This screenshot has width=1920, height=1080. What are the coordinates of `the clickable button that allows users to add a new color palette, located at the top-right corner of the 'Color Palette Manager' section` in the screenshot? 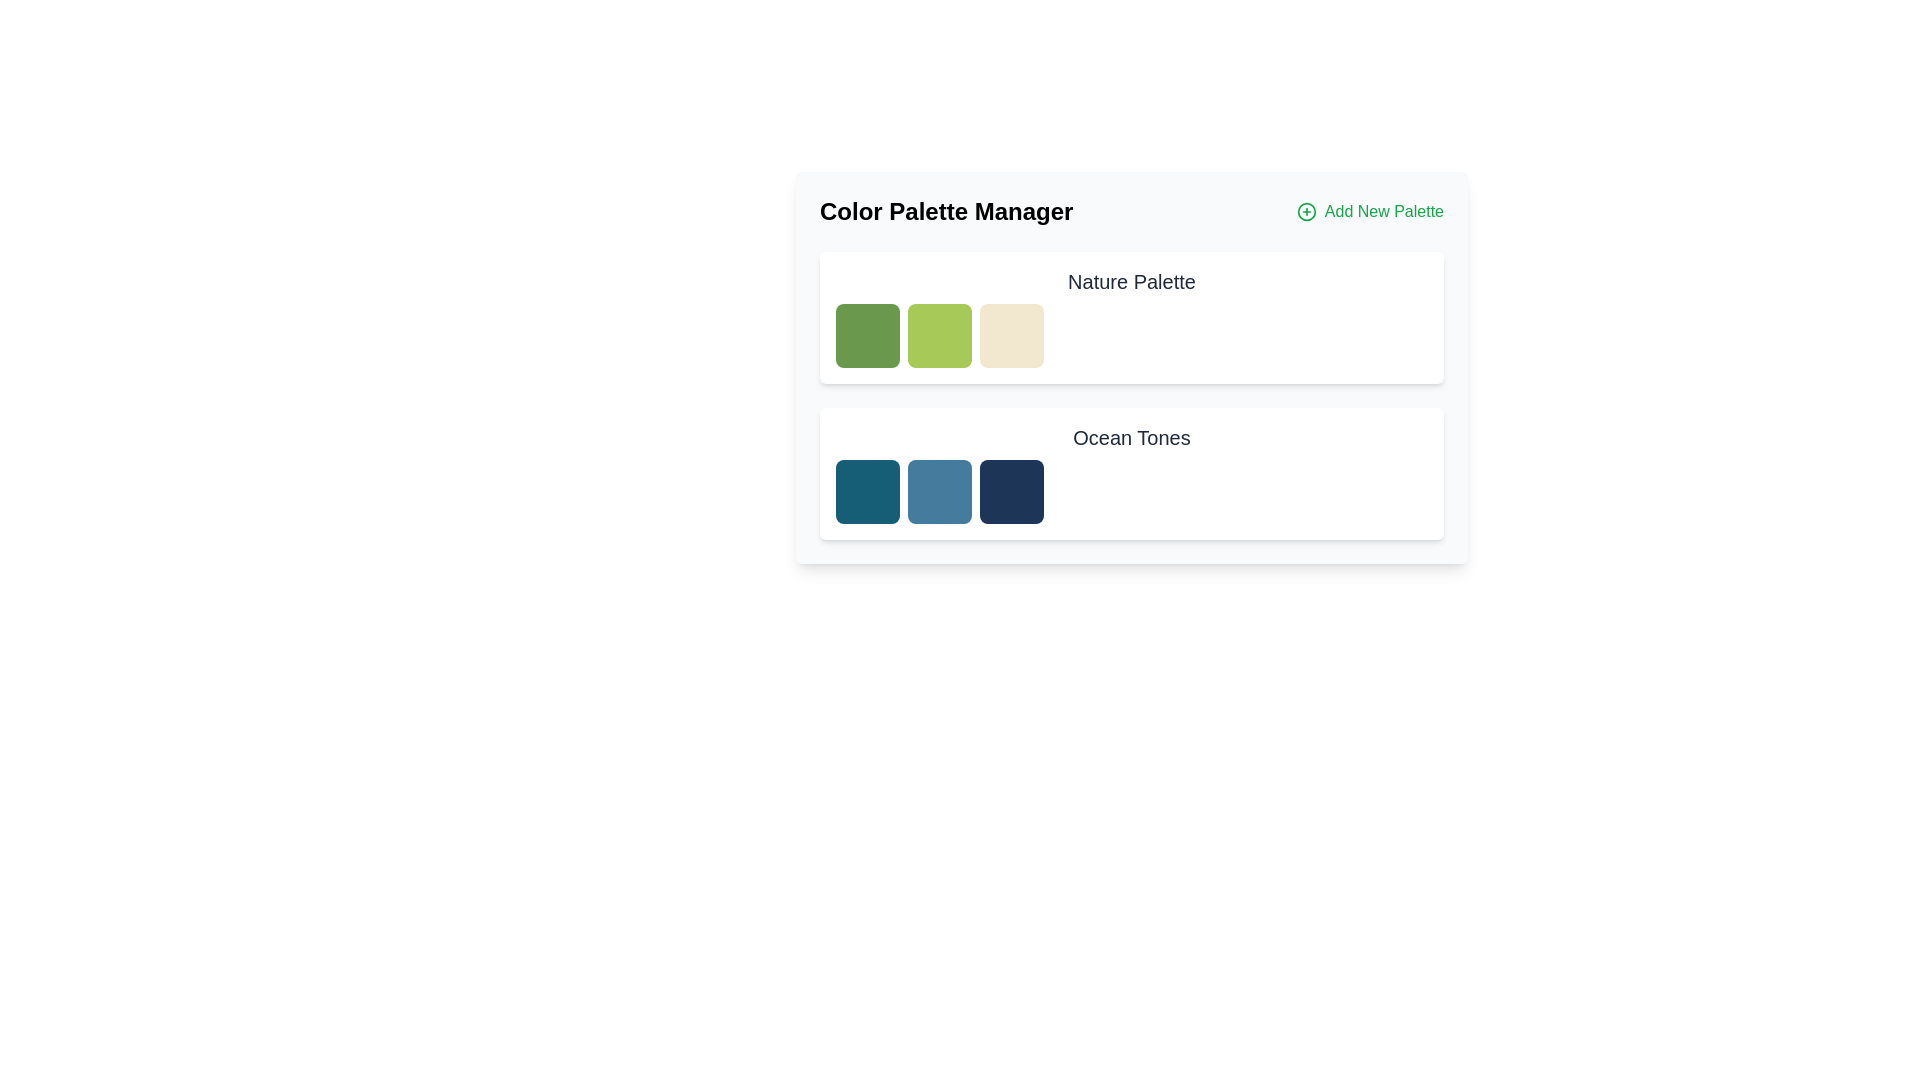 It's located at (1369, 212).